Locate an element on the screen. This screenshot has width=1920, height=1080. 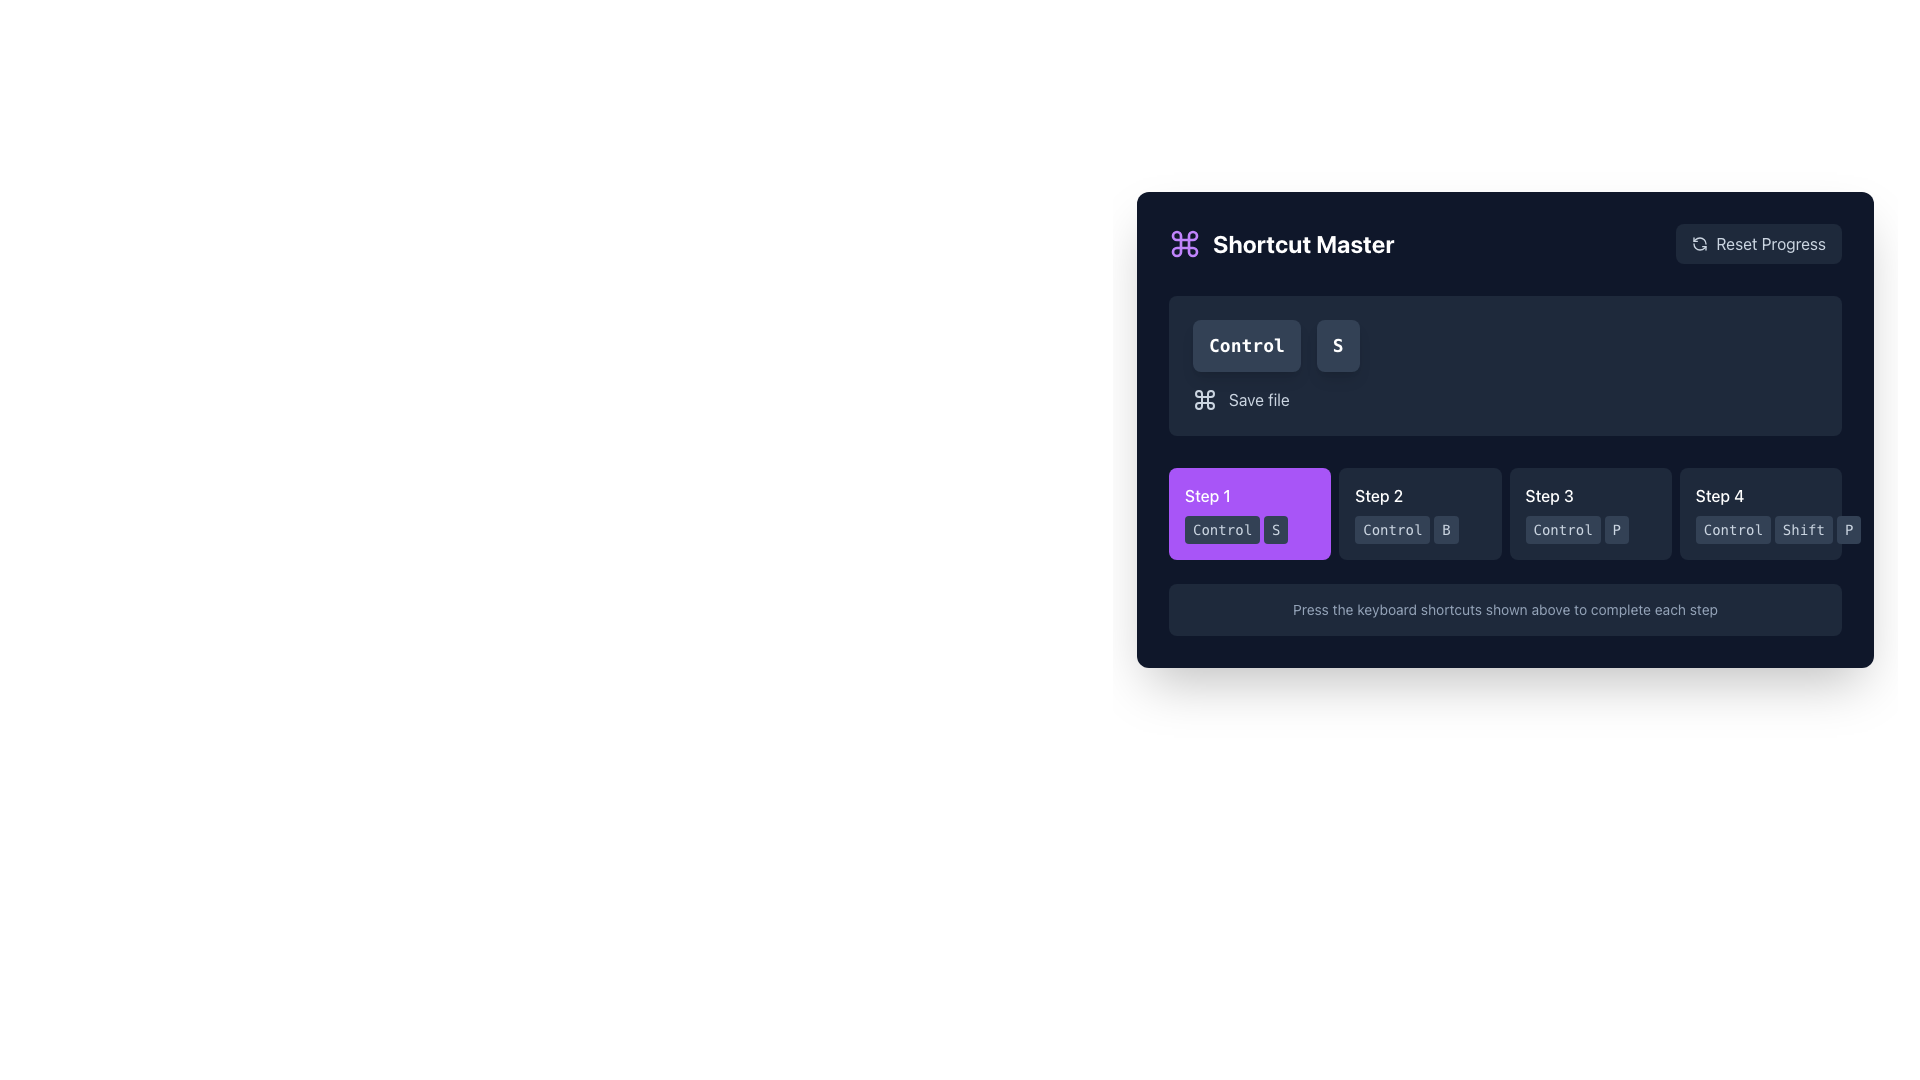
the text label indicating the first step in the multi-step process located inside the first purple box of the 'Shortcut Master' panel is located at coordinates (1206, 495).